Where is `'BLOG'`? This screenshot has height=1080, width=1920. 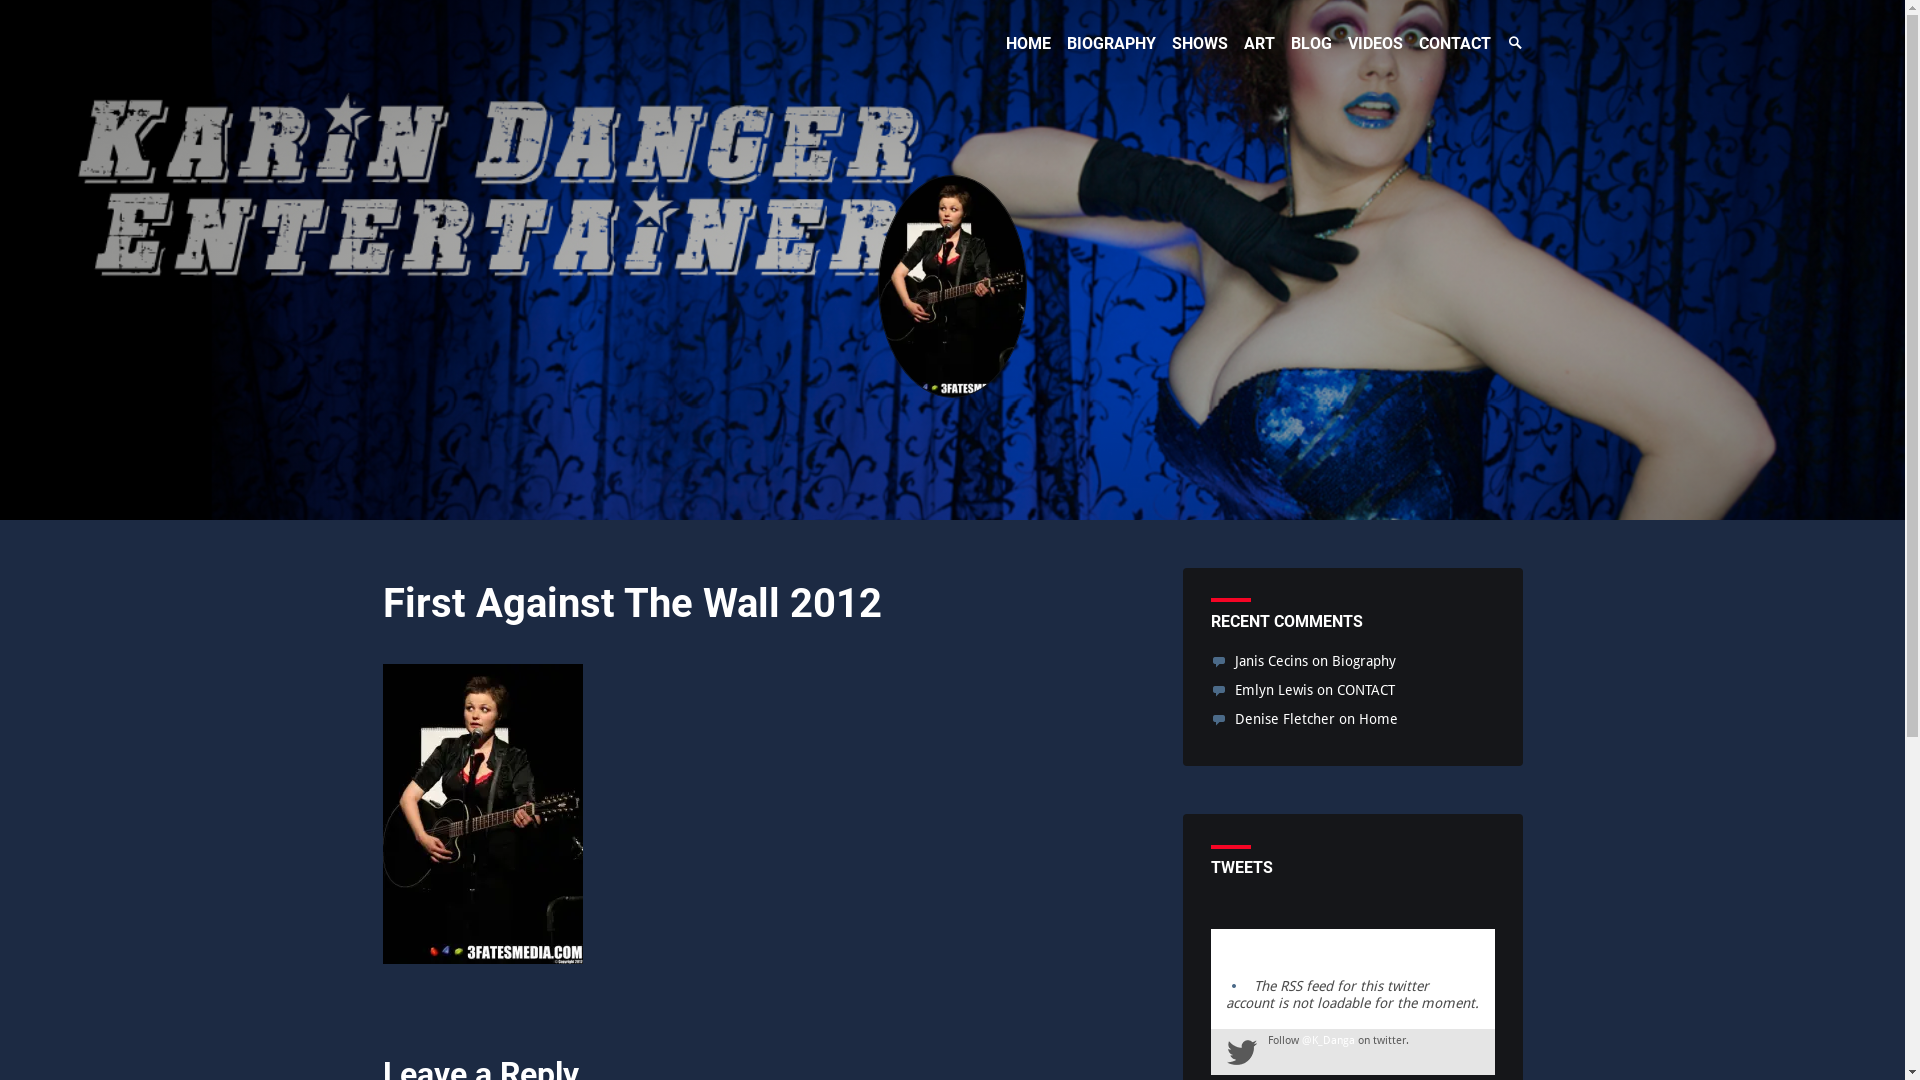 'BLOG' is located at coordinates (1290, 43).